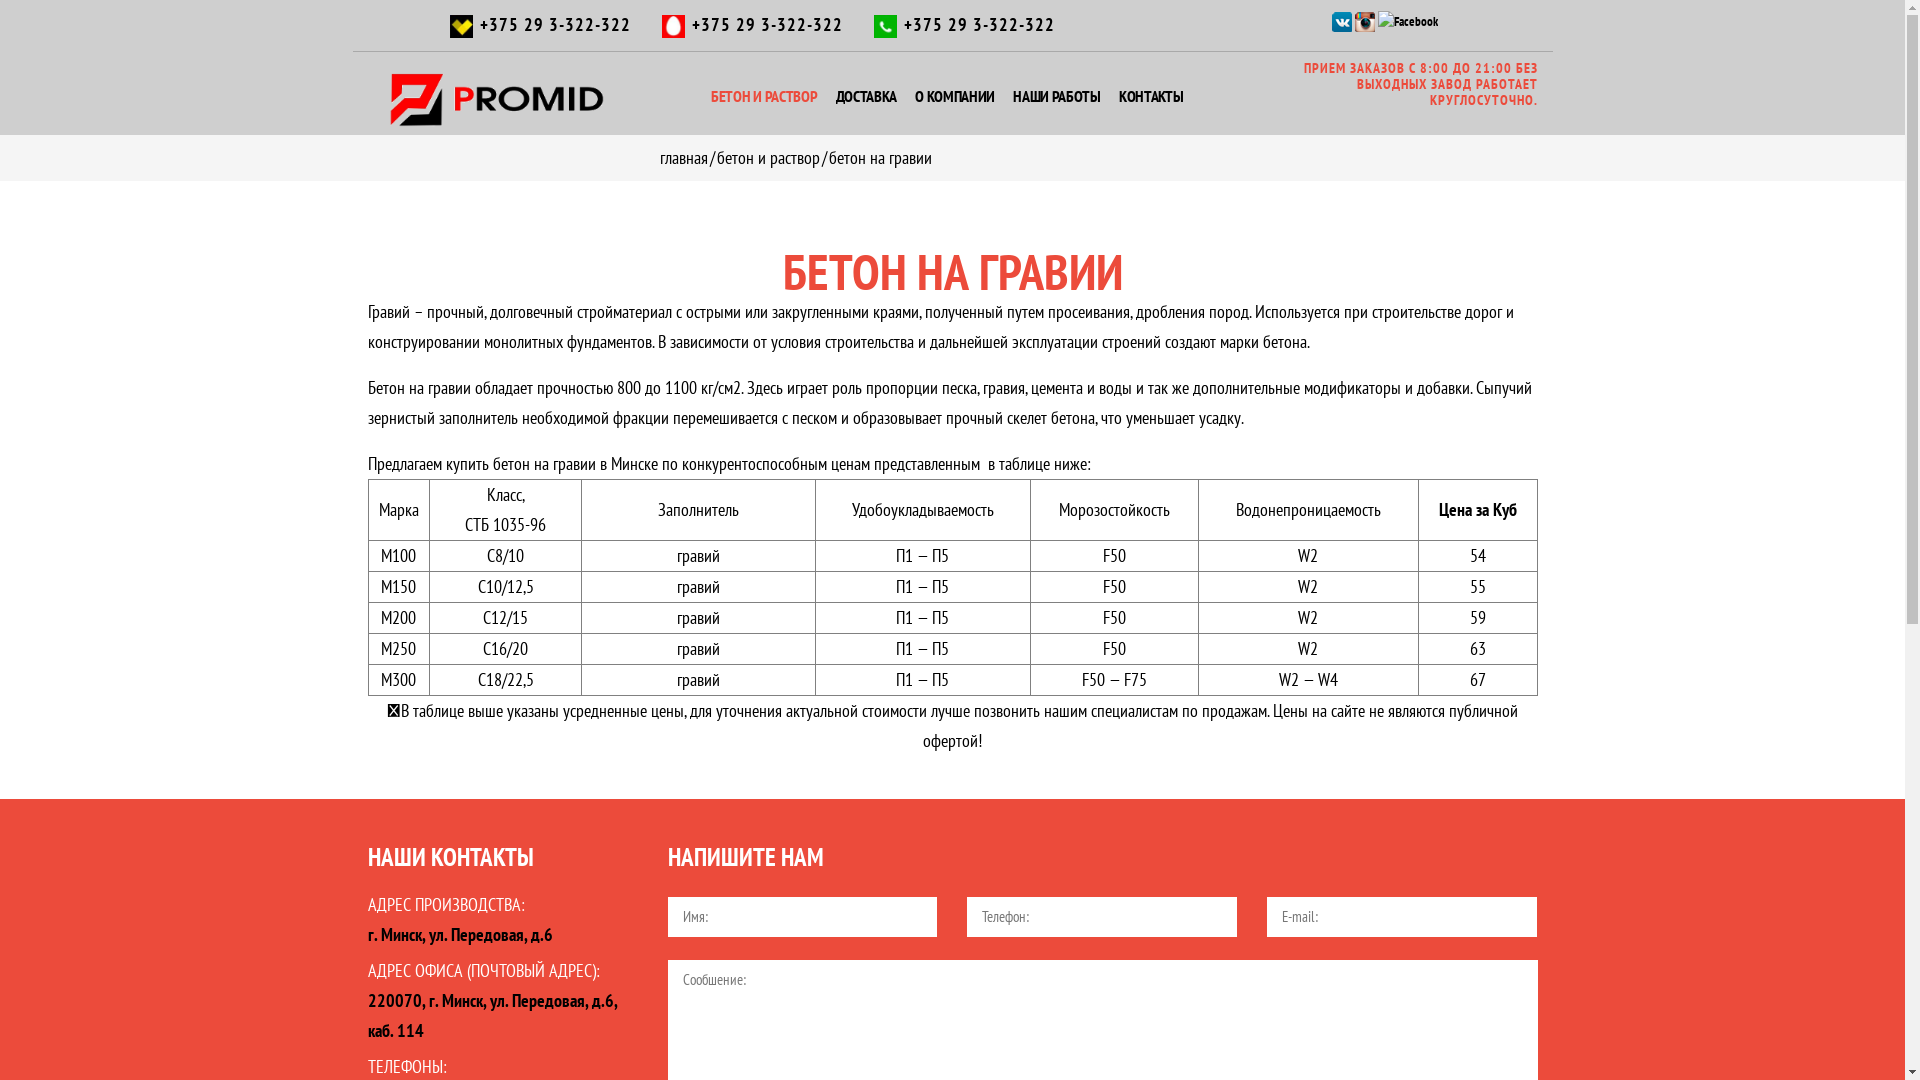 The image size is (1920, 1080). Describe the element at coordinates (555, 24) in the screenshot. I see `'+375 29 3-322-322'` at that location.